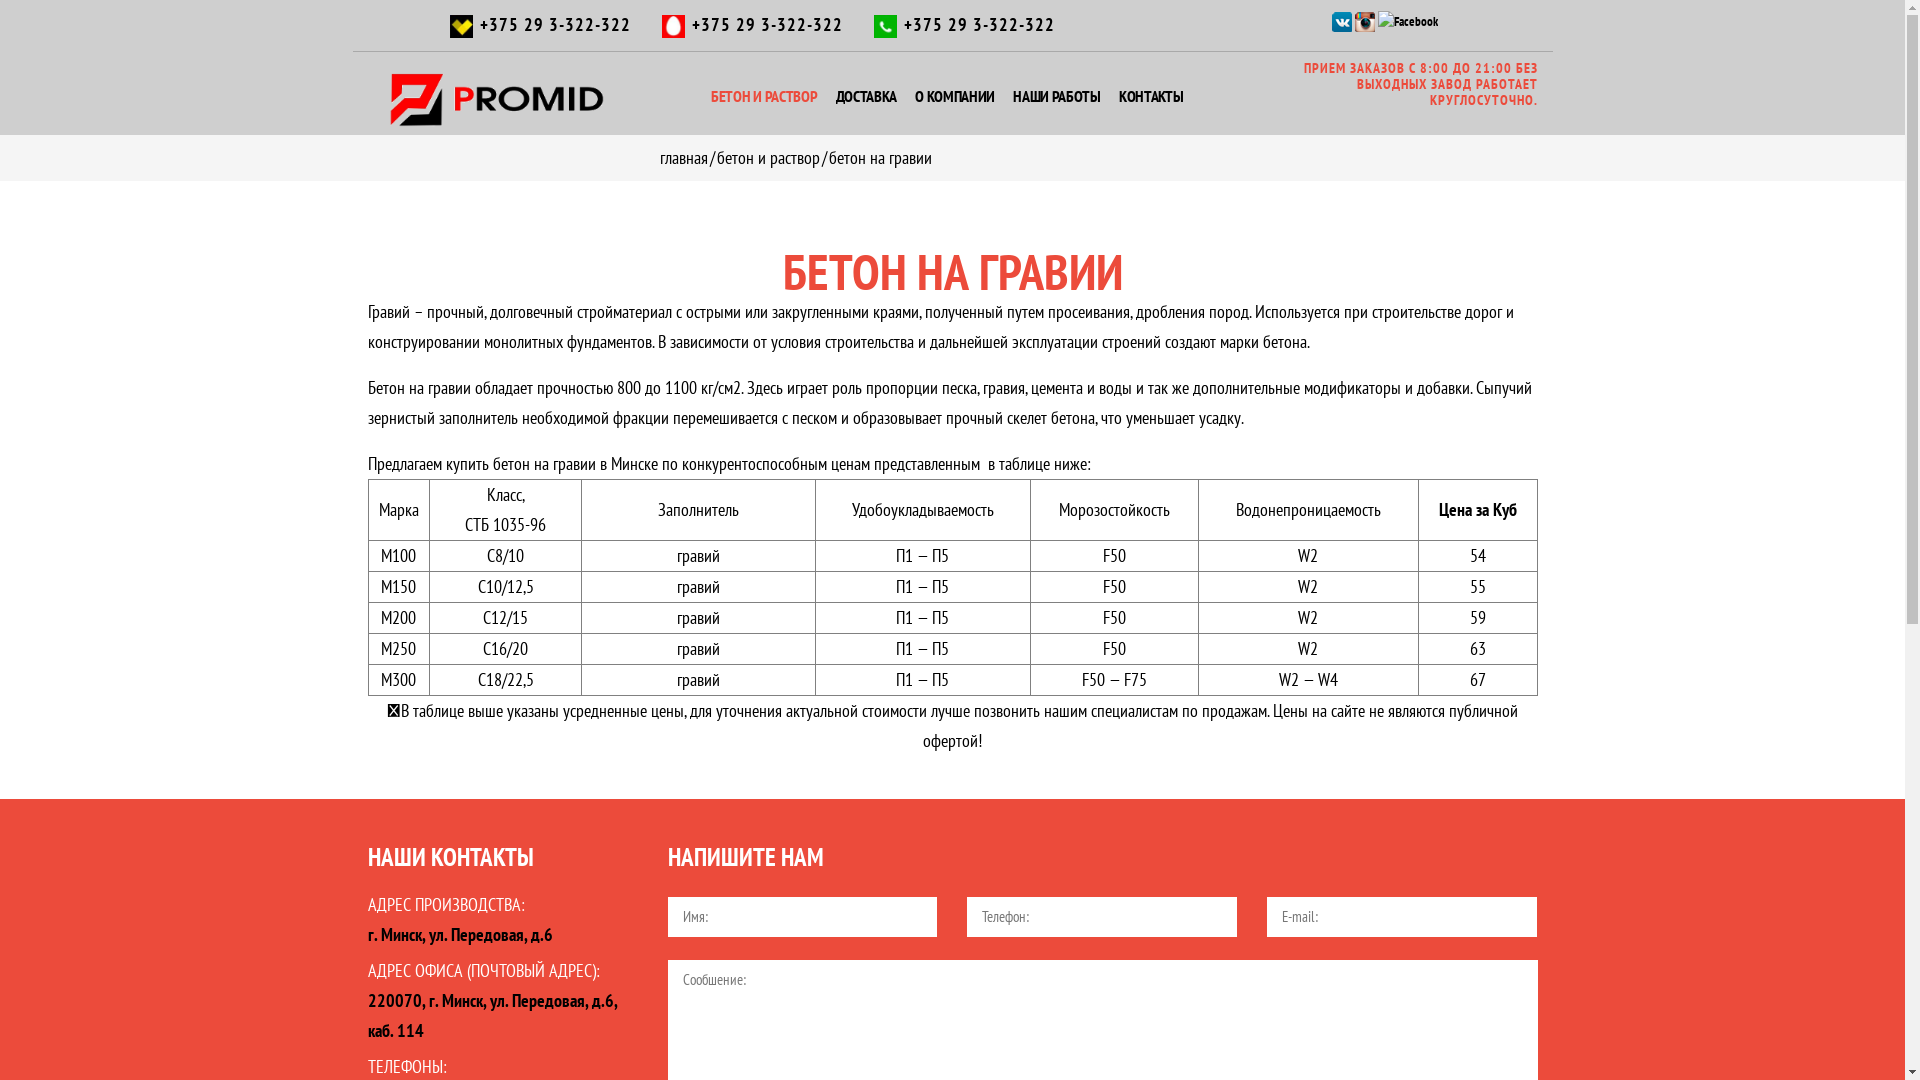 The image size is (1920, 1080). Describe the element at coordinates (555, 24) in the screenshot. I see `'+375 29 3-322-322'` at that location.